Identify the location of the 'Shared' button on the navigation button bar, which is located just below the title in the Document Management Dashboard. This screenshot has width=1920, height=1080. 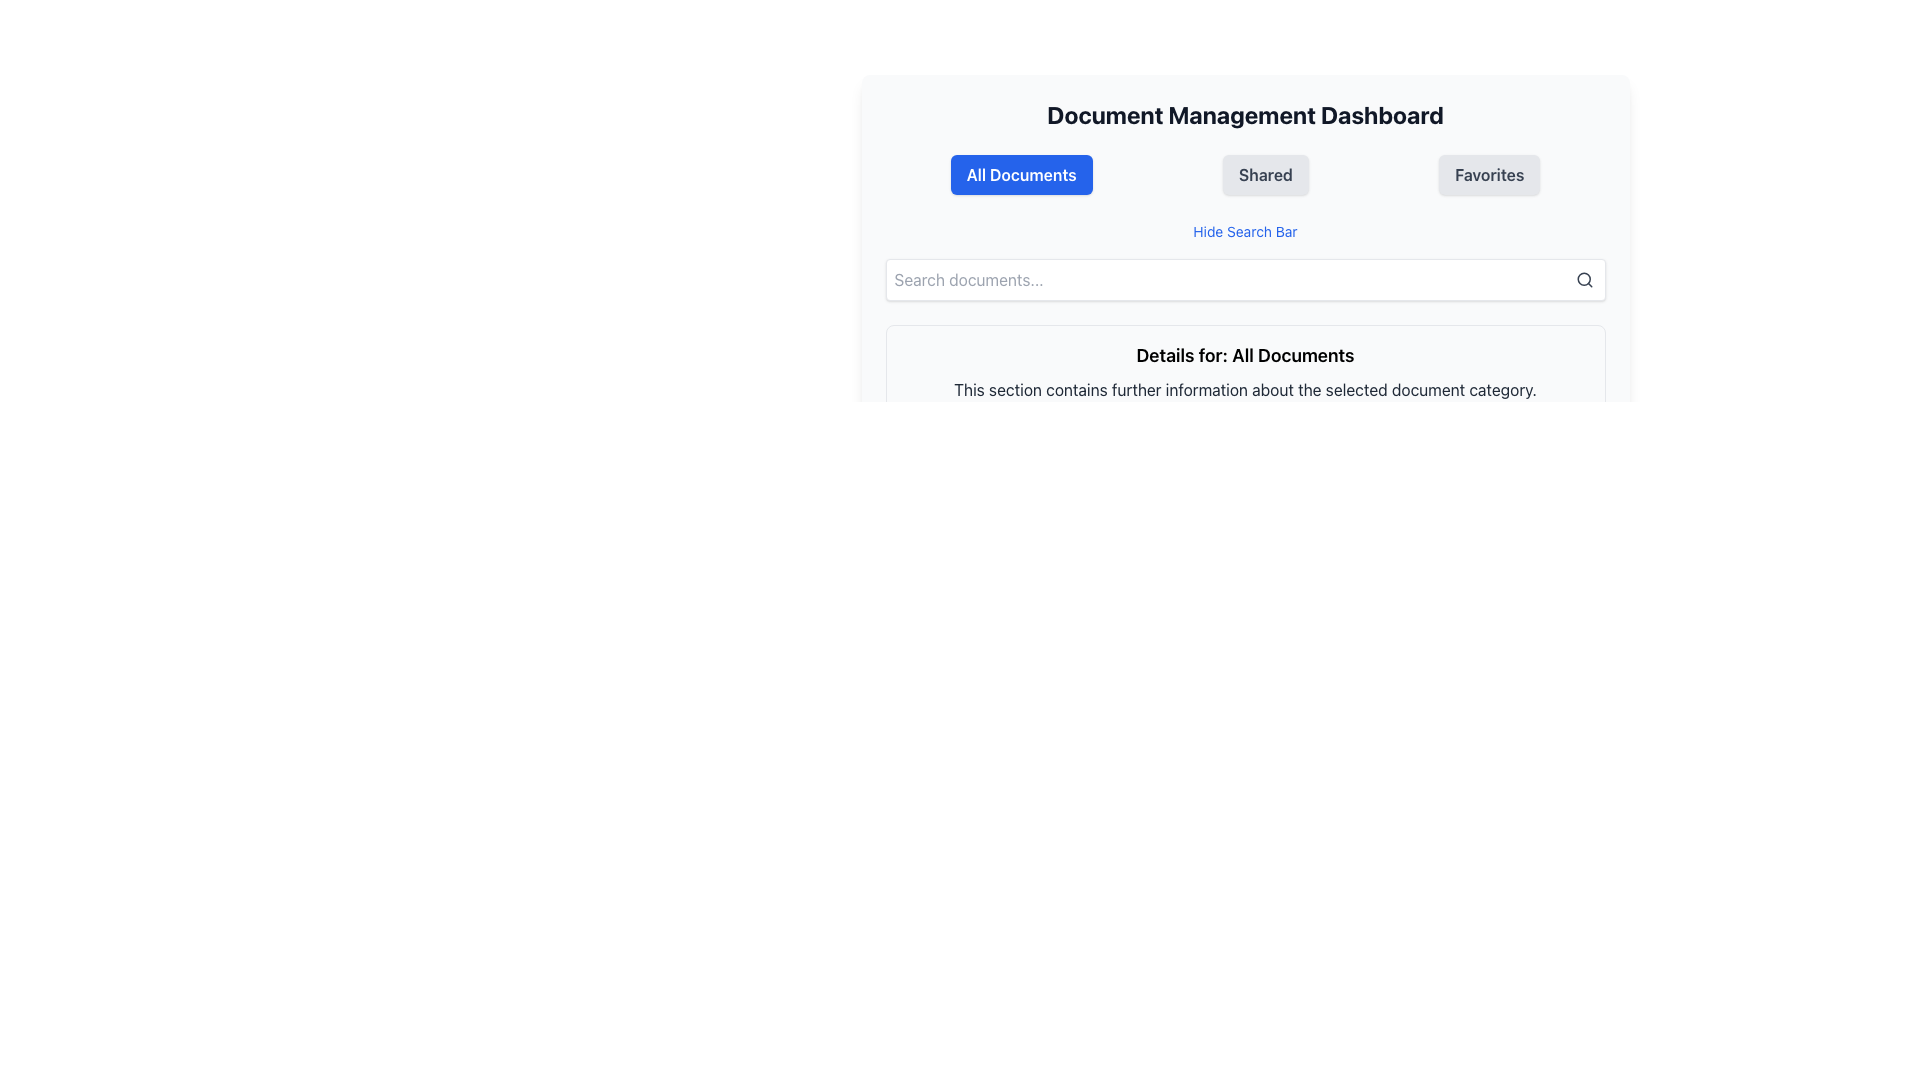
(1244, 173).